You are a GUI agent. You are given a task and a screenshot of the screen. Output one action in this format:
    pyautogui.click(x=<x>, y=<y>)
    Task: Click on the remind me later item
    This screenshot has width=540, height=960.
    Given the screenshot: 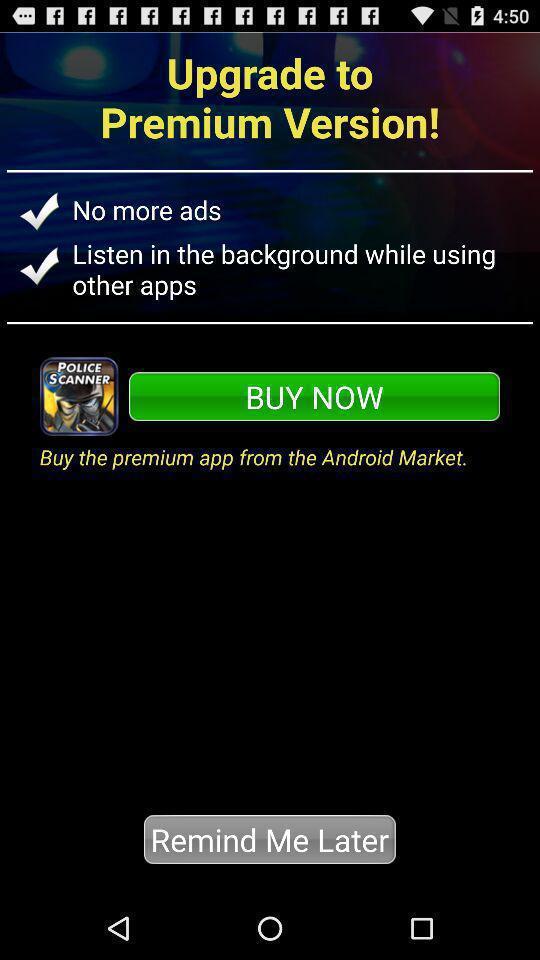 What is the action you would take?
    pyautogui.click(x=269, y=839)
    